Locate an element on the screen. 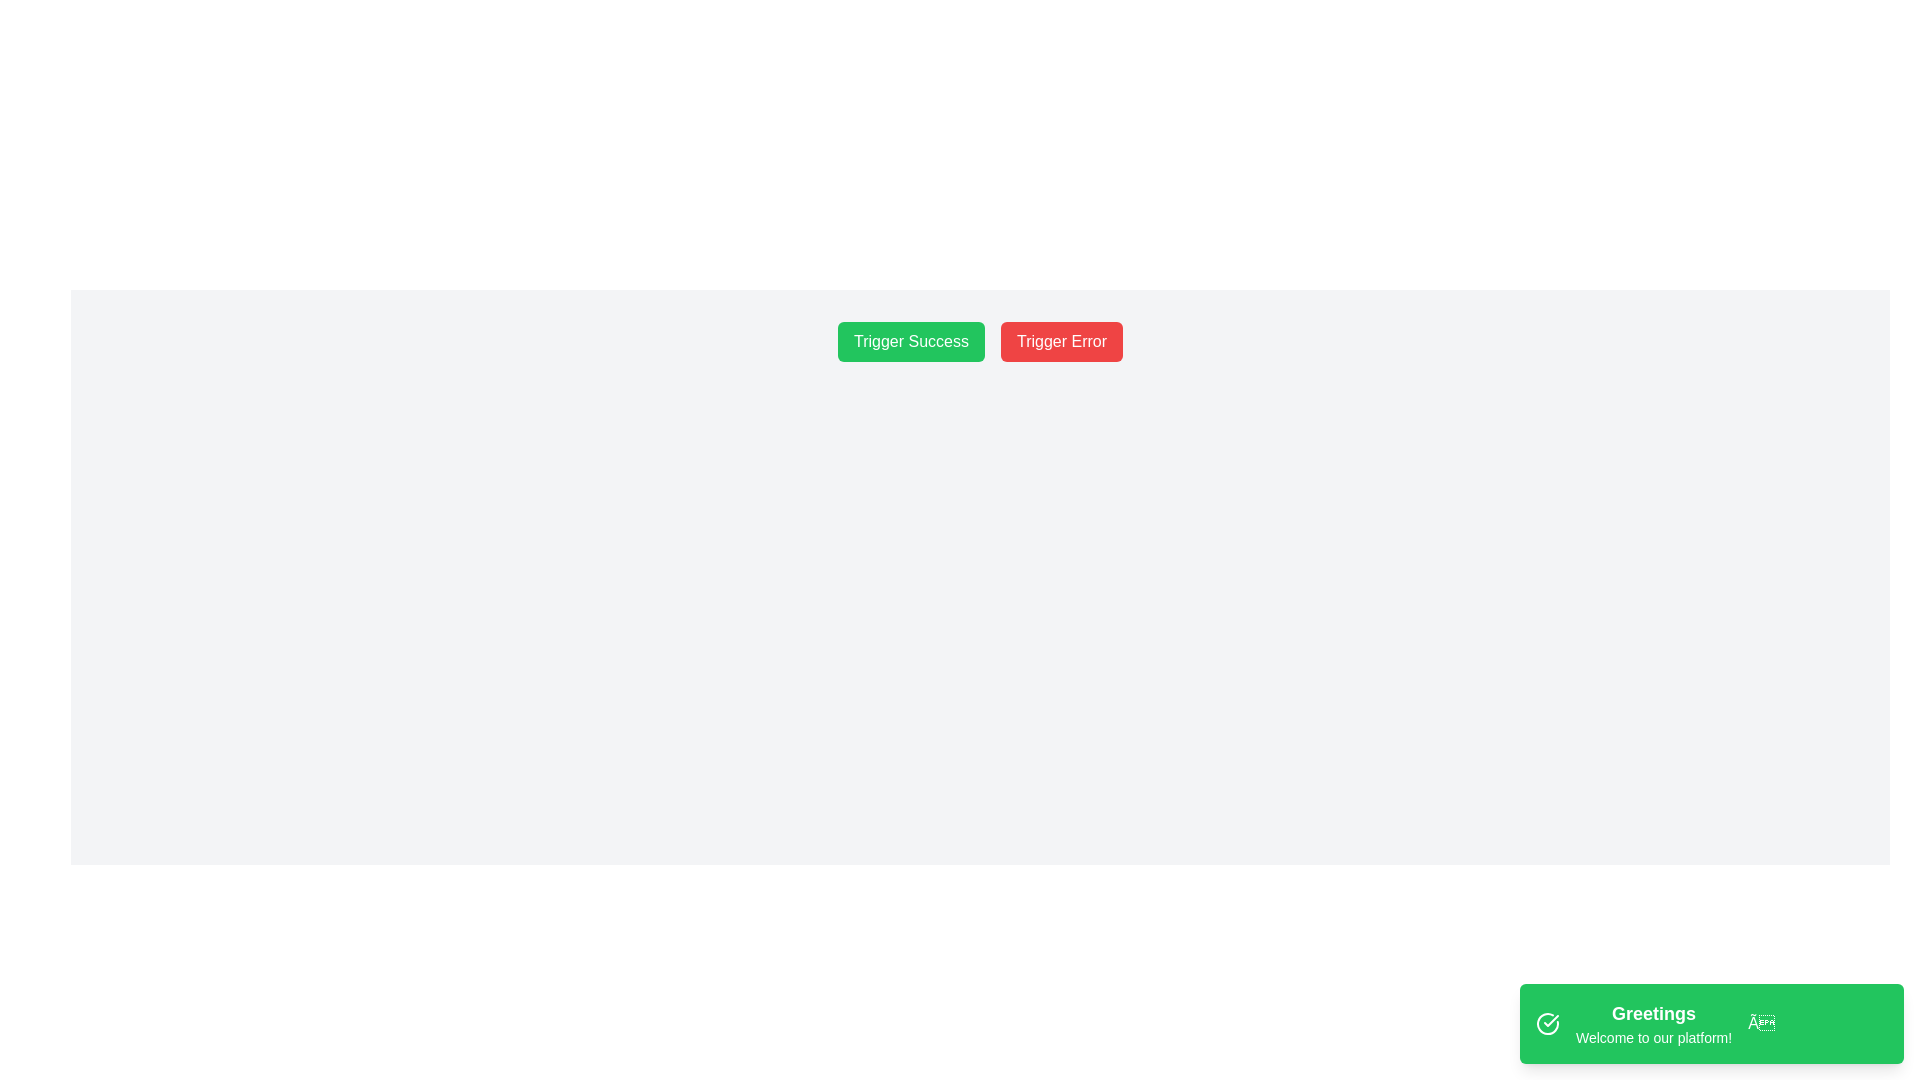 The height and width of the screenshot is (1080, 1920). text displayed in the Text Display component that shows 'Welcome to our platform!' located under the heading 'Greetings' in the green section is located at coordinates (1654, 1036).